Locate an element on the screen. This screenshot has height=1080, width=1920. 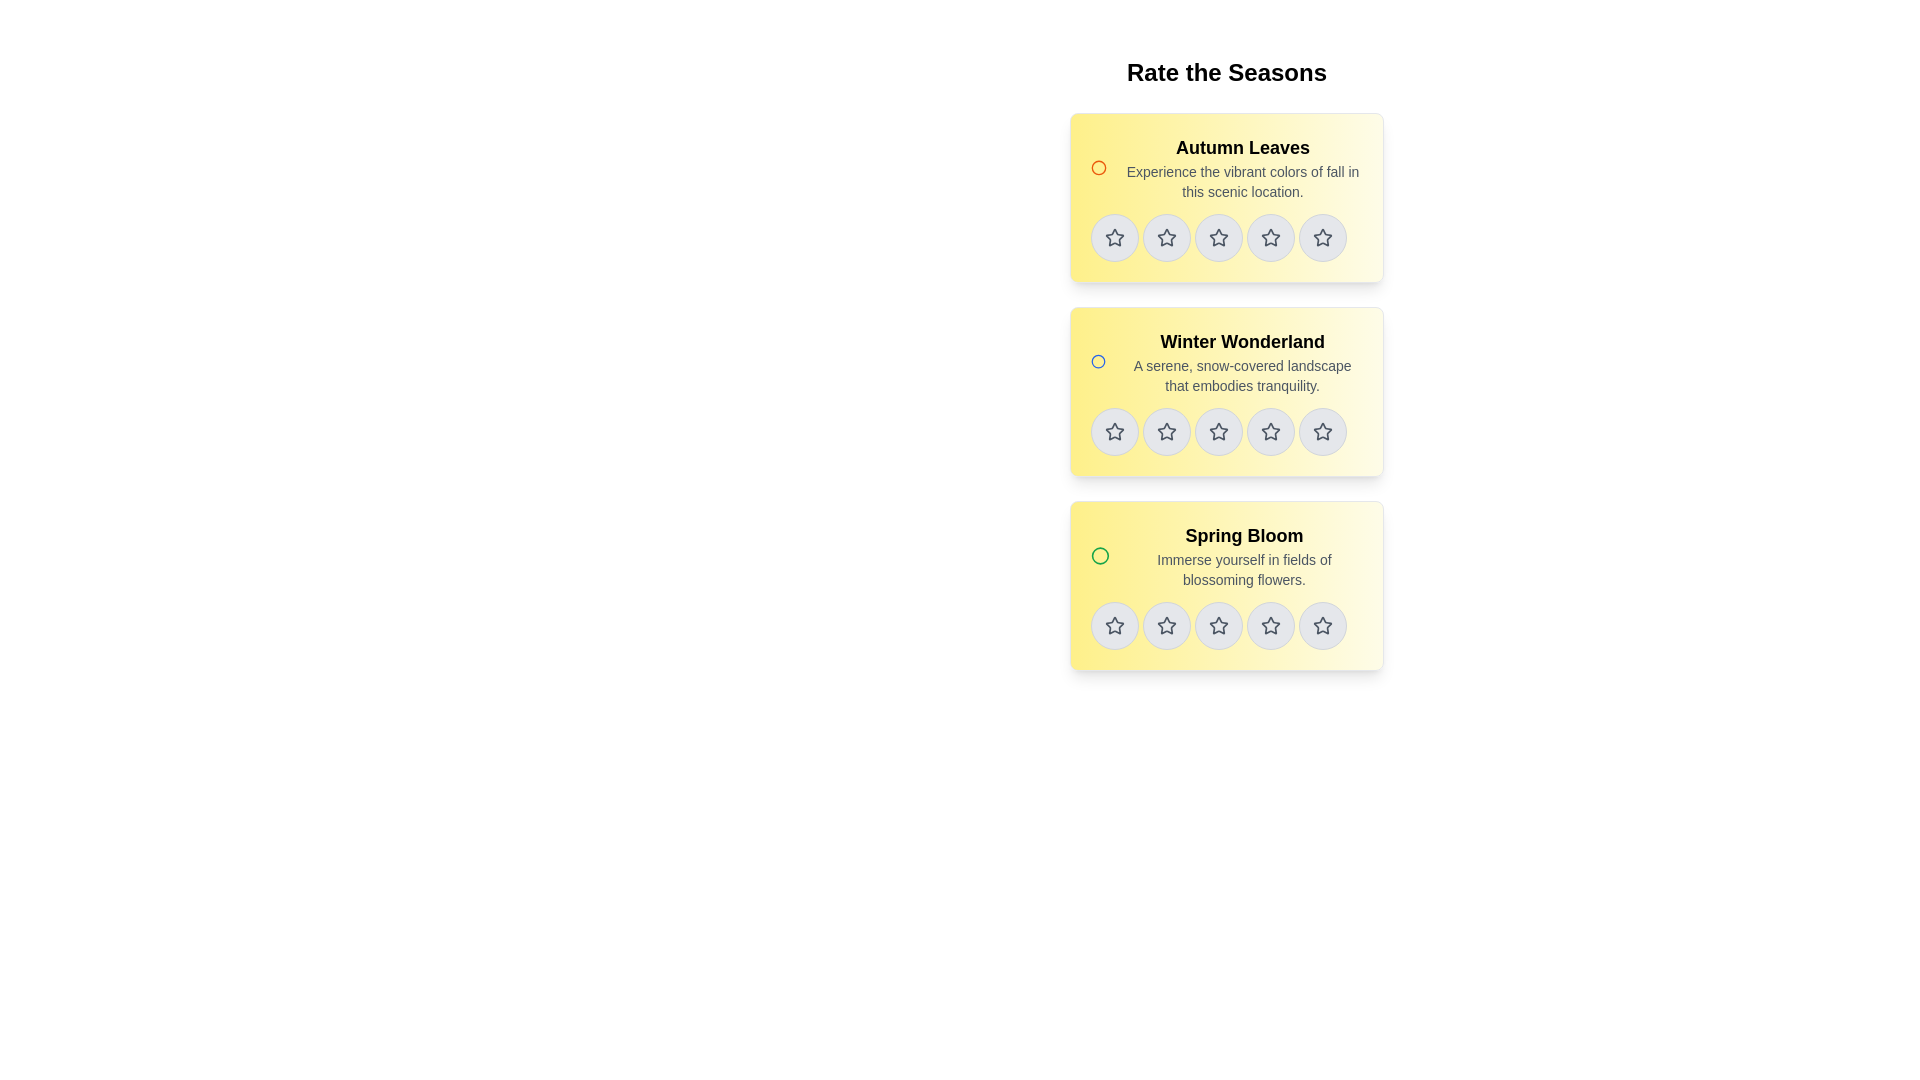
the first star icon in the row of rating stars within the 'Spring Bloom' section is located at coordinates (1113, 624).